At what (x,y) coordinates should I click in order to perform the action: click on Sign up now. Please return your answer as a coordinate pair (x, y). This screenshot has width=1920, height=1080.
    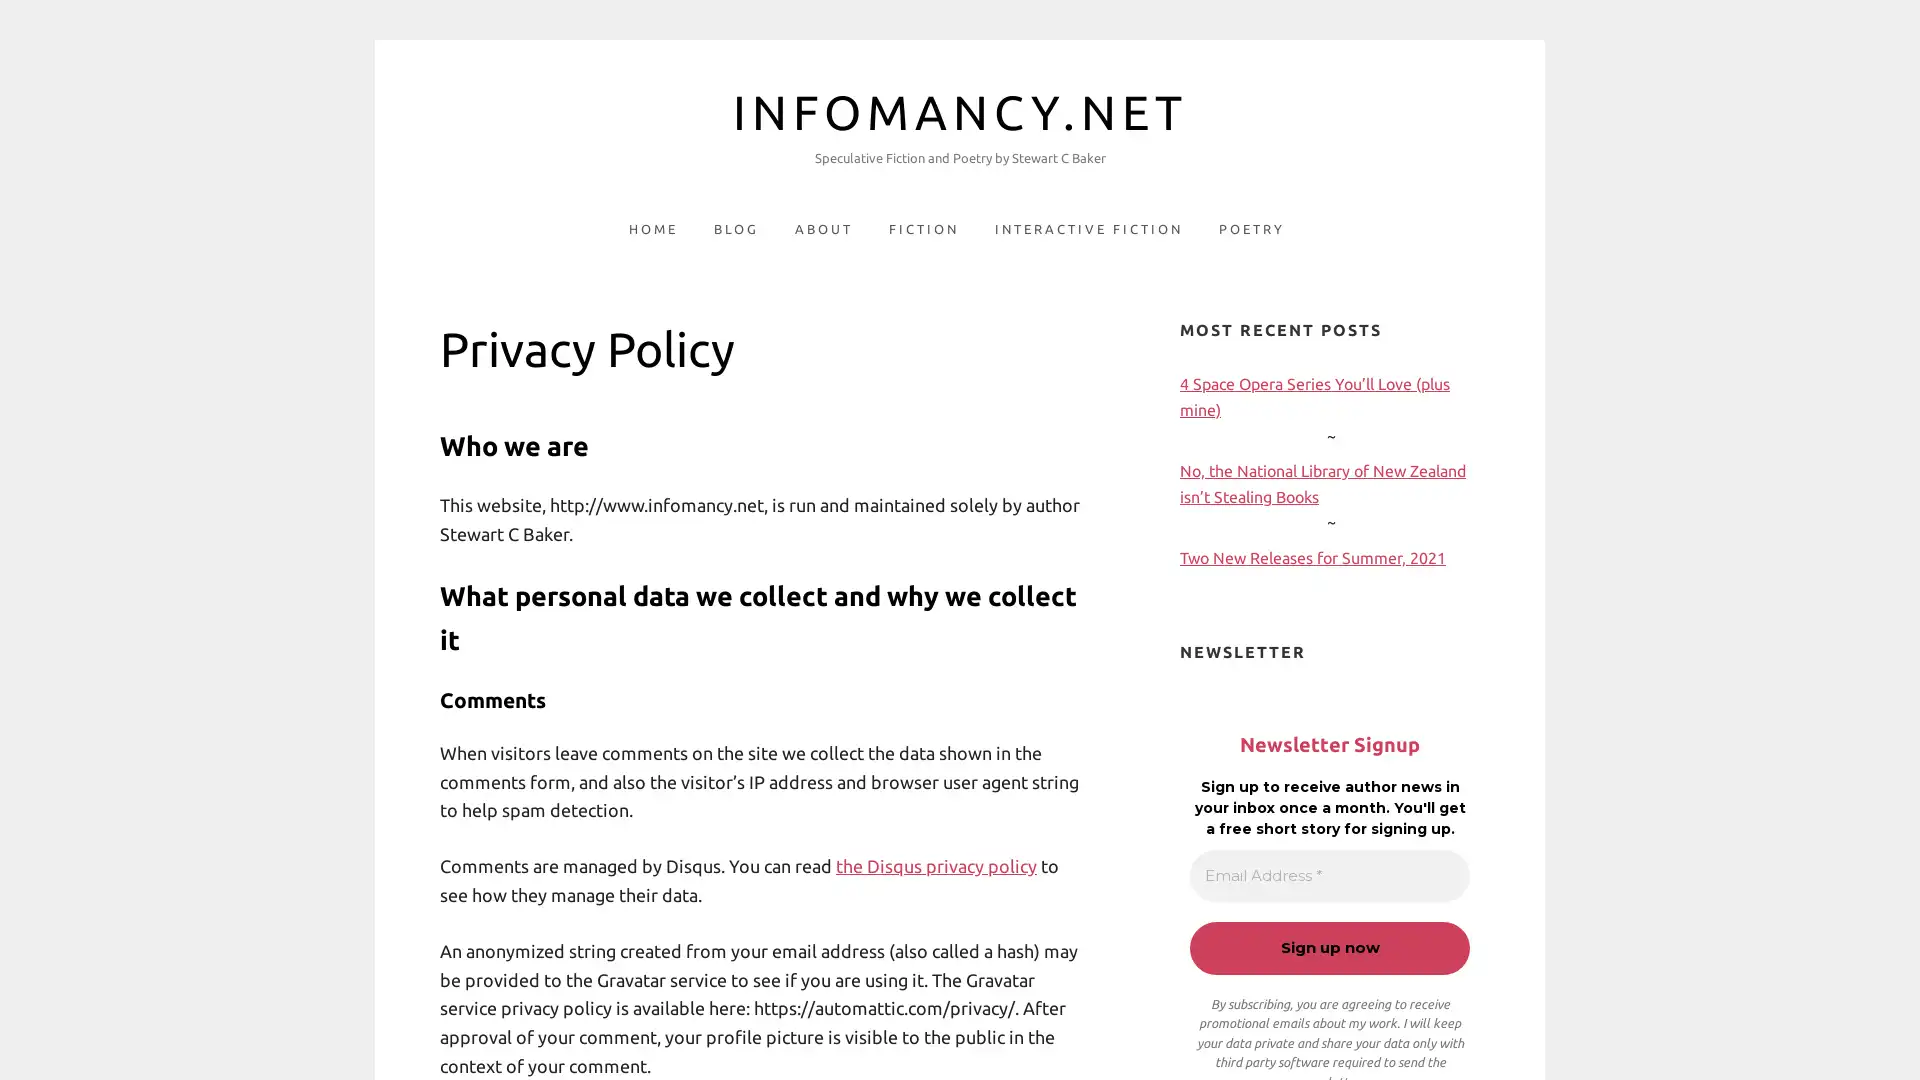
    Looking at the image, I should click on (1329, 947).